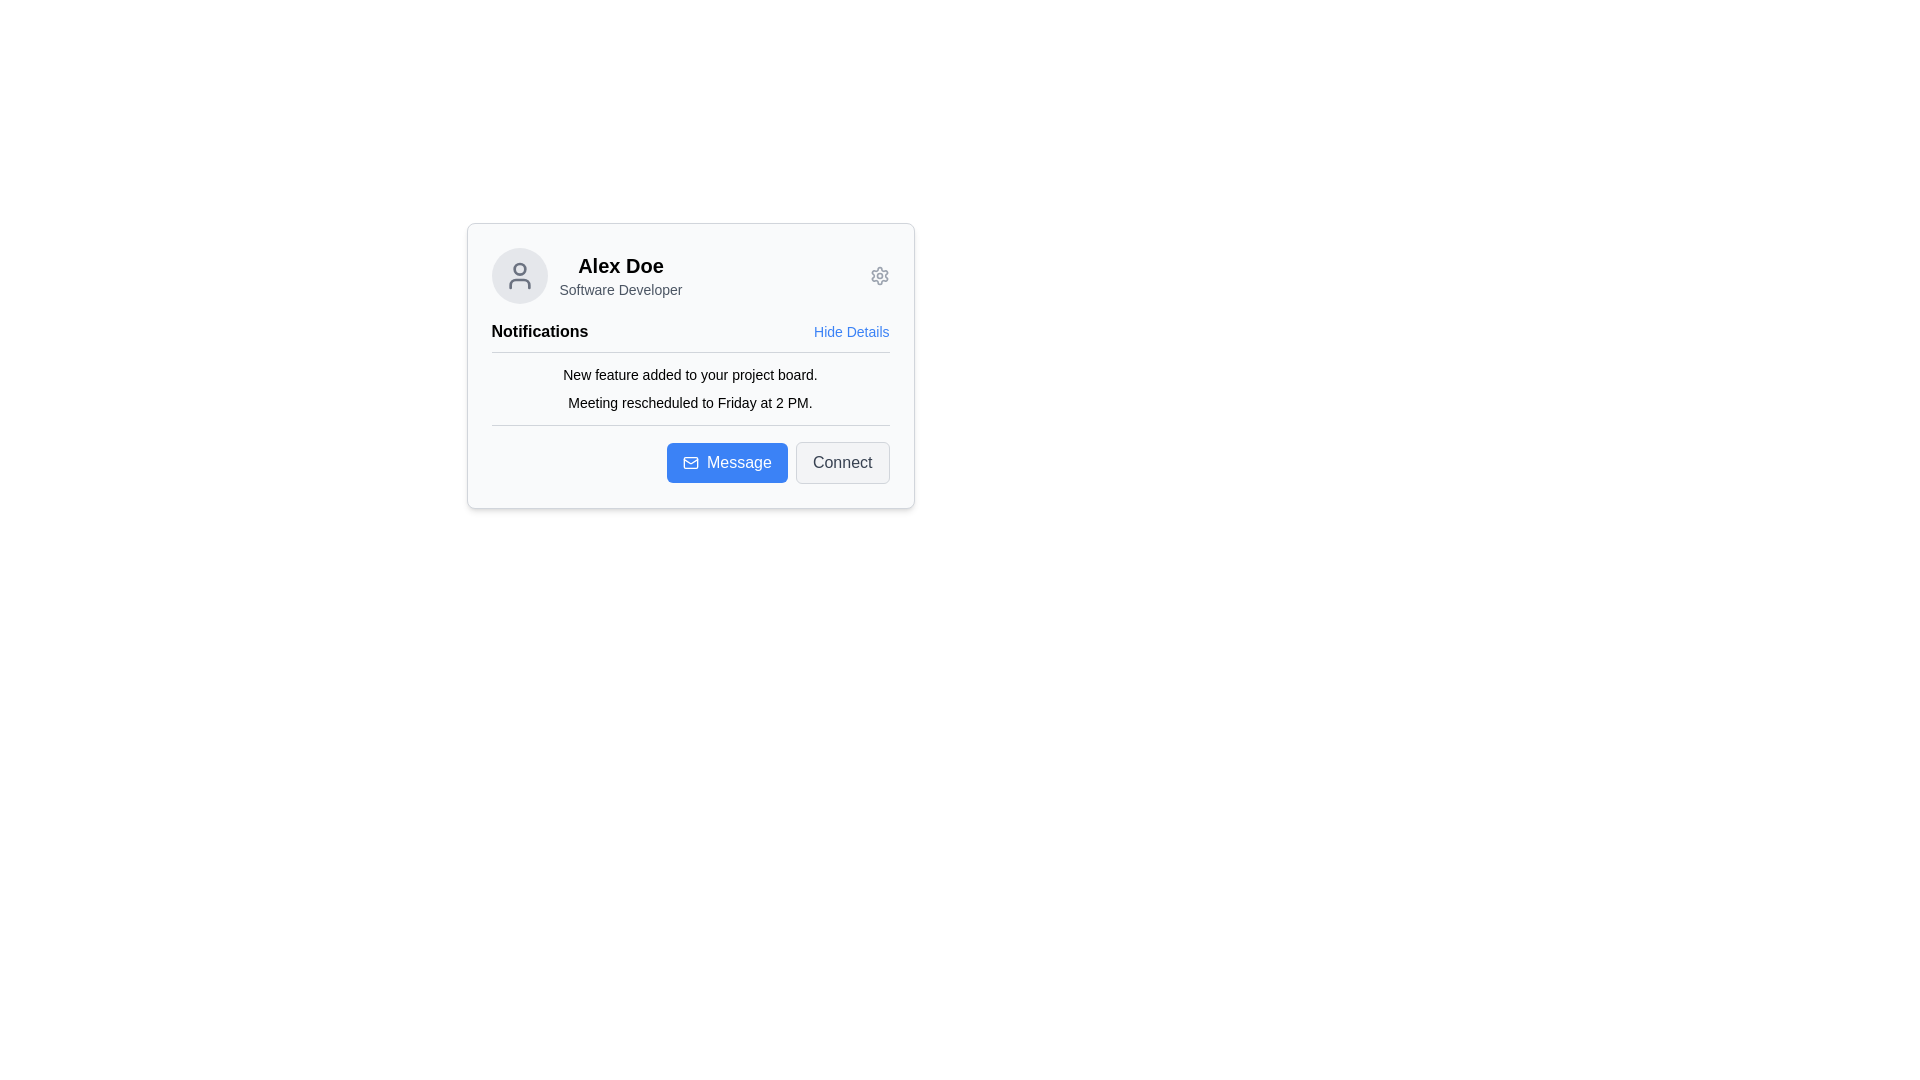 Image resolution: width=1920 pixels, height=1080 pixels. Describe the element at coordinates (691, 462) in the screenshot. I see `the envelope icon with a blue background, located inside the 'Message' button at the bottom left corner of the card interface` at that location.